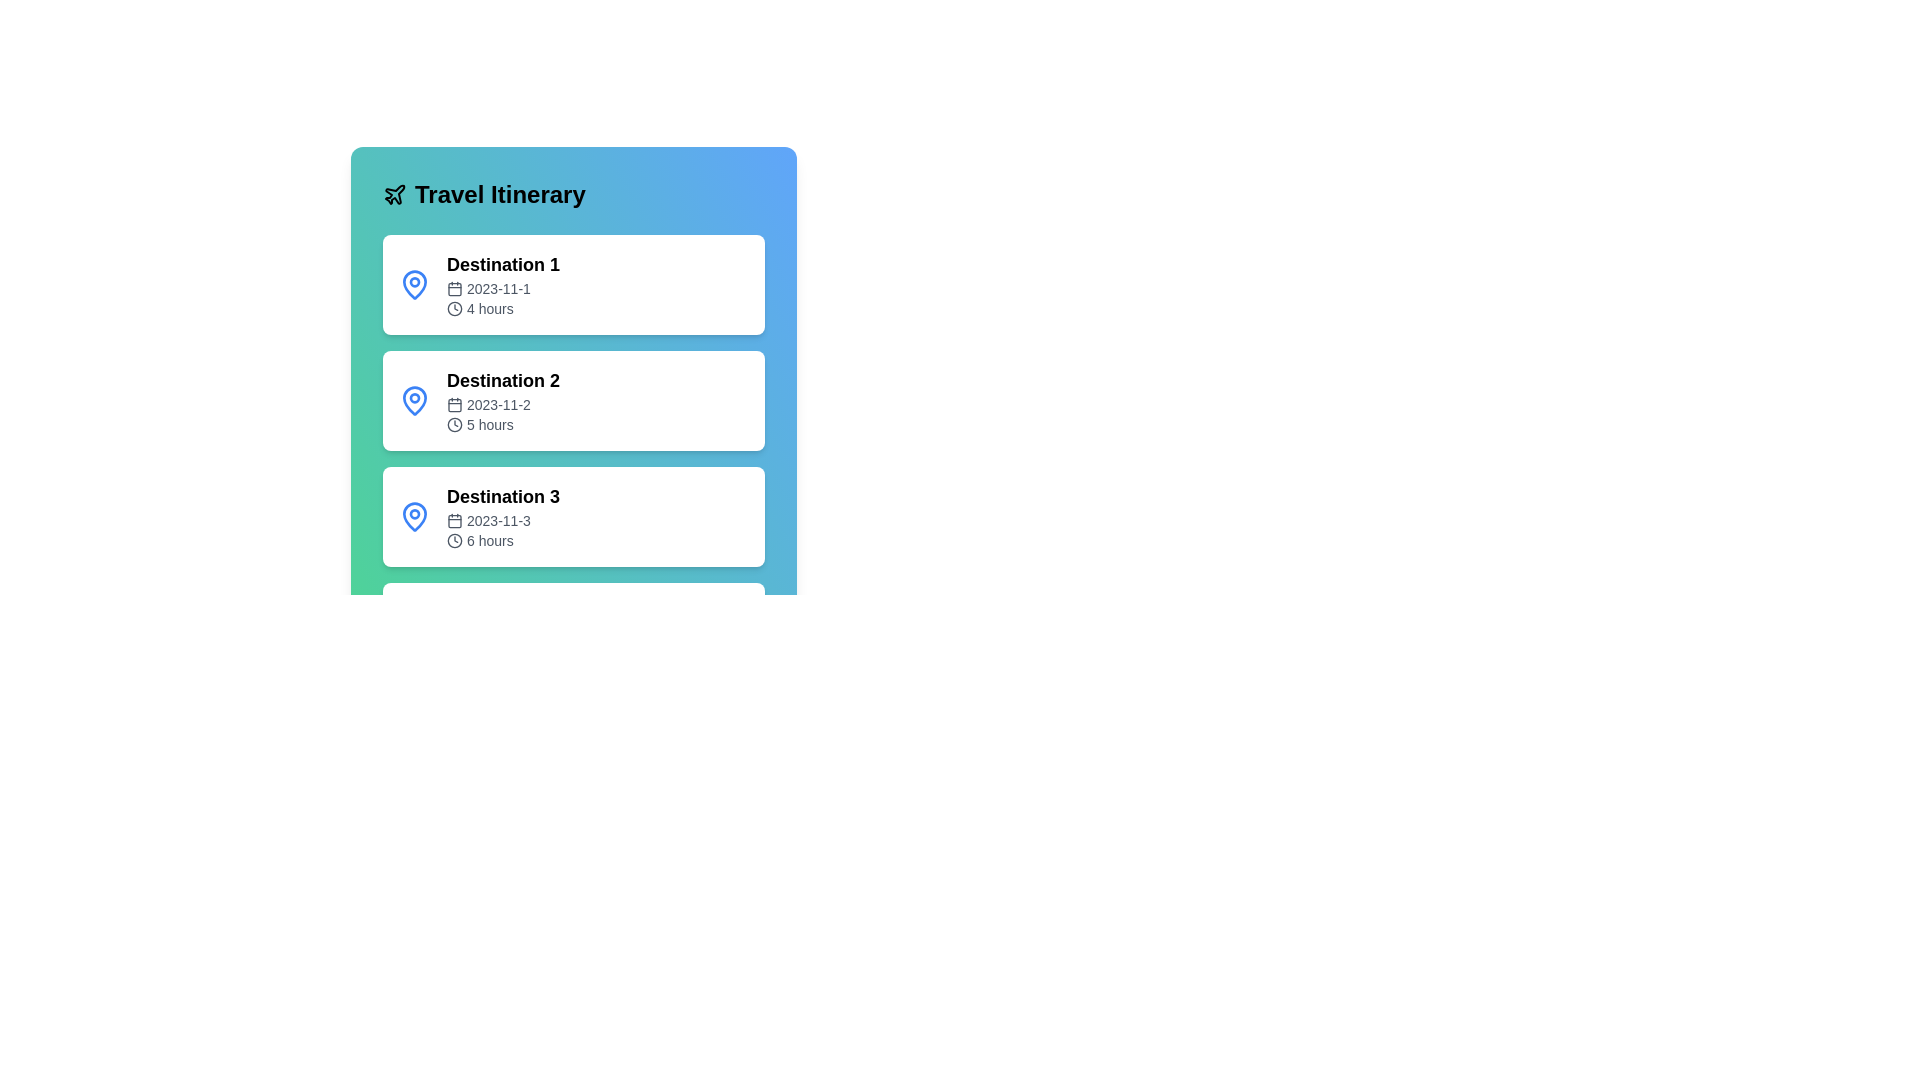 This screenshot has height=1080, width=1920. I want to click on the static text displaying '6 hours' with a clock icon, which is located in the third block under 'Destination 3', so click(503, 540).